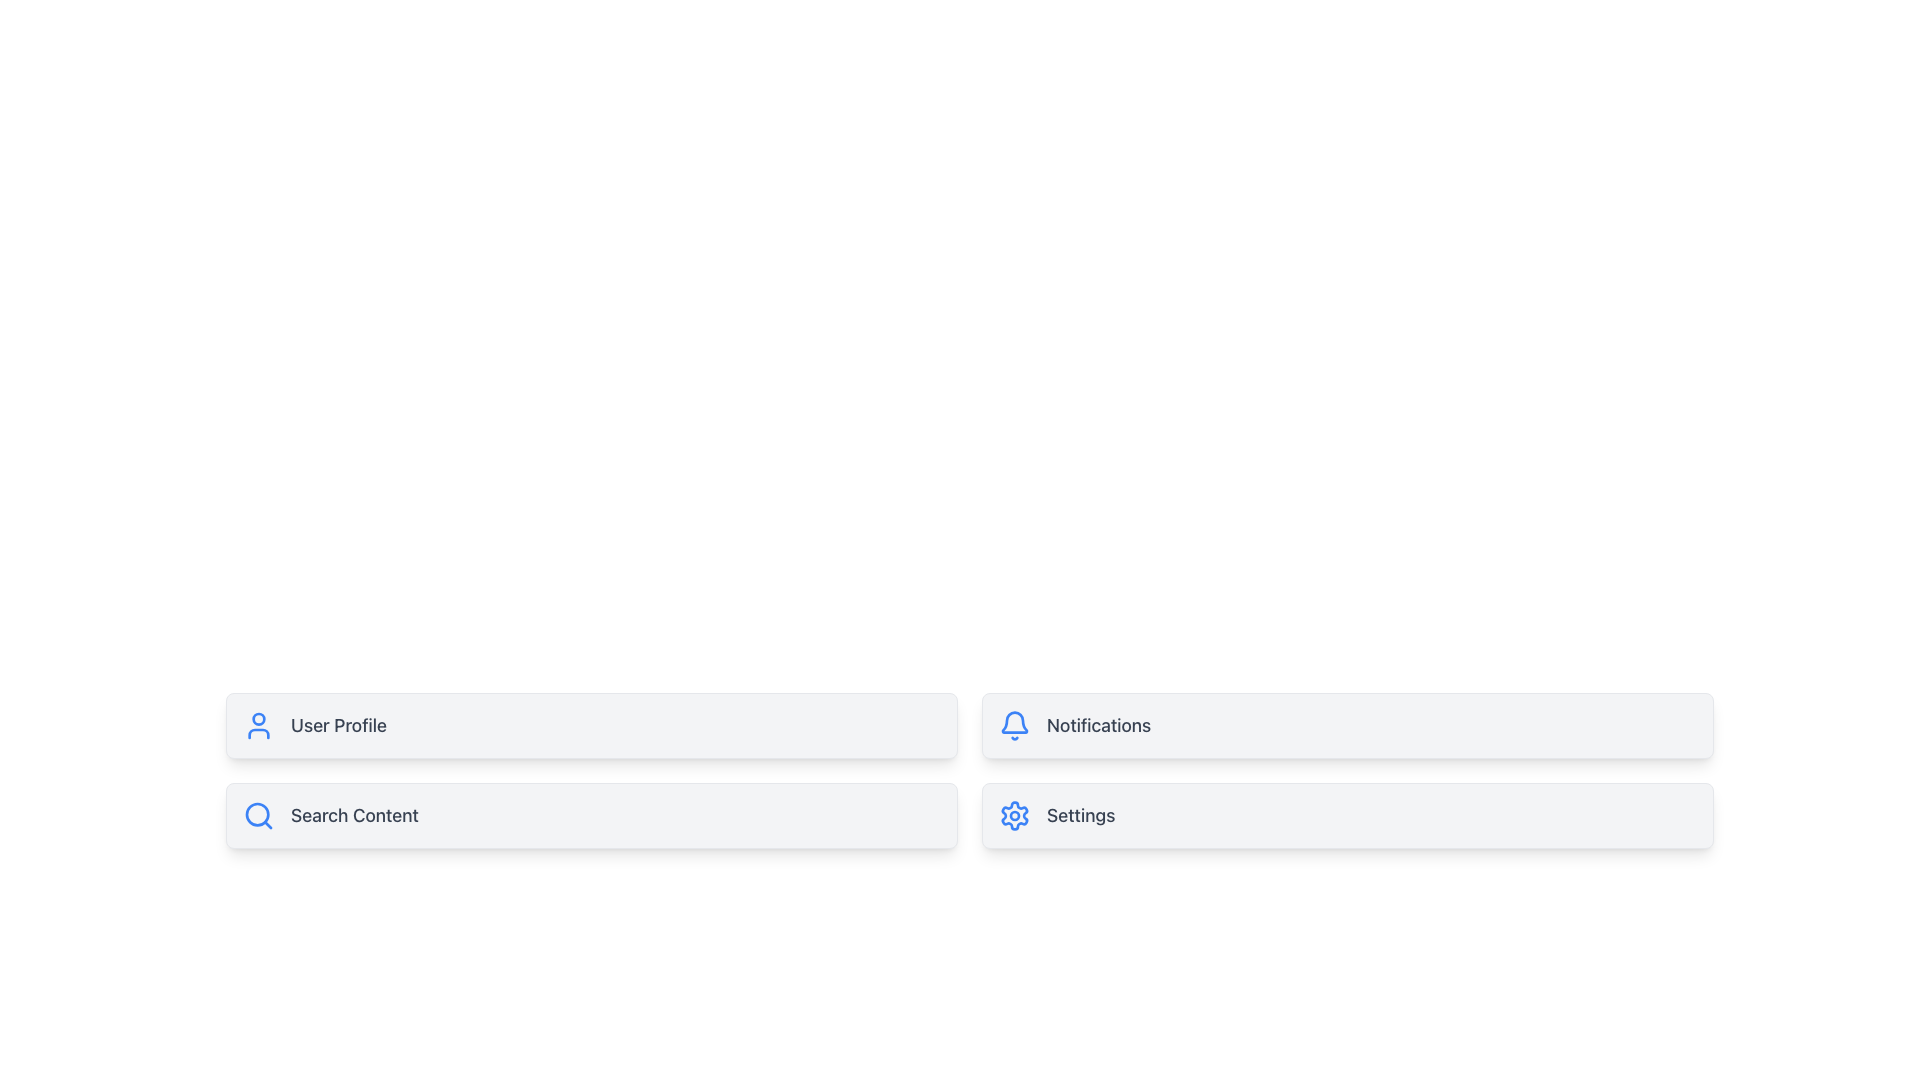 The height and width of the screenshot is (1080, 1920). I want to click on the small circular part of the magnifying glass icon, which is the central lens of the search icon located second from the left in the lower-left card labeled 'Search Content', so click(256, 814).